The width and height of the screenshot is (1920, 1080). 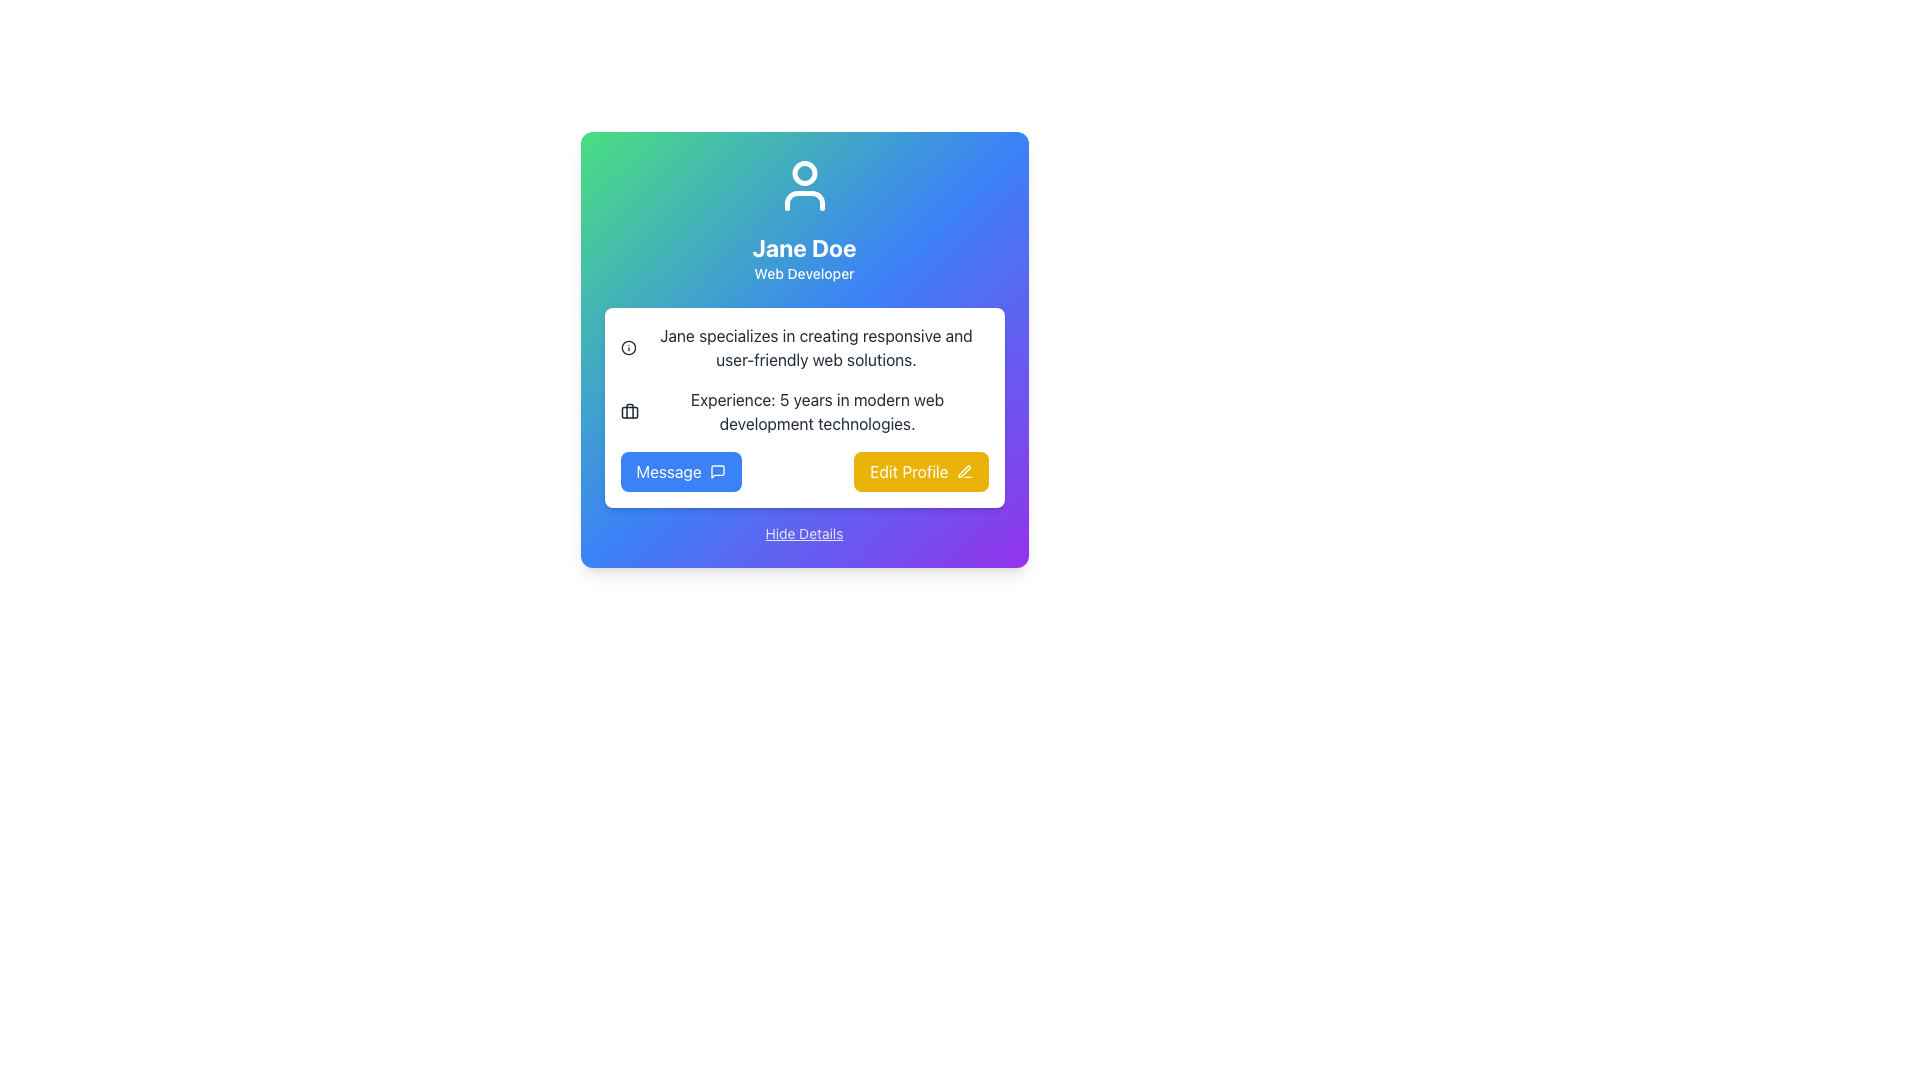 I want to click on informational text about the professional's experience, which states 'Experience: 5 years in modern web development technologies.' located in the middle of the profile card underneath the description about Jane, so click(x=804, y=411).